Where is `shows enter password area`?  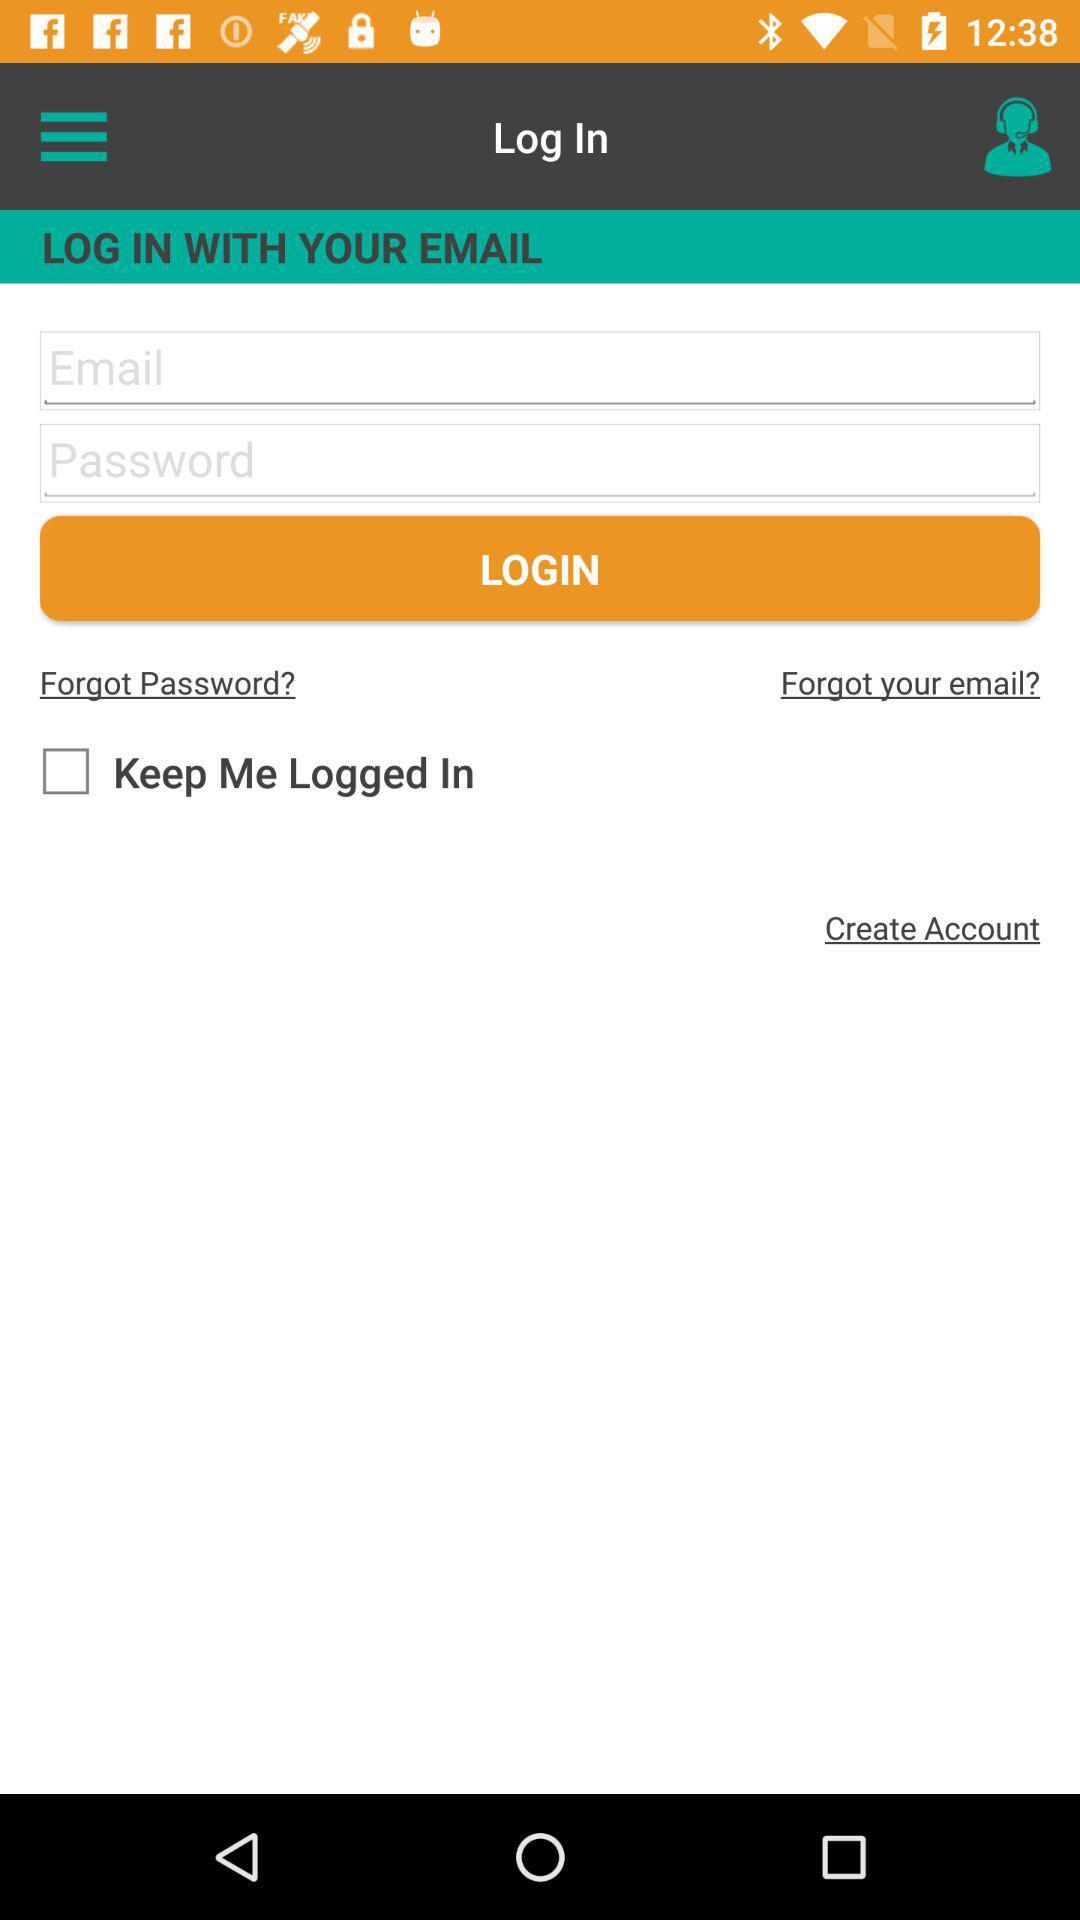 shows enter password area is located at coordinates (540, 462).